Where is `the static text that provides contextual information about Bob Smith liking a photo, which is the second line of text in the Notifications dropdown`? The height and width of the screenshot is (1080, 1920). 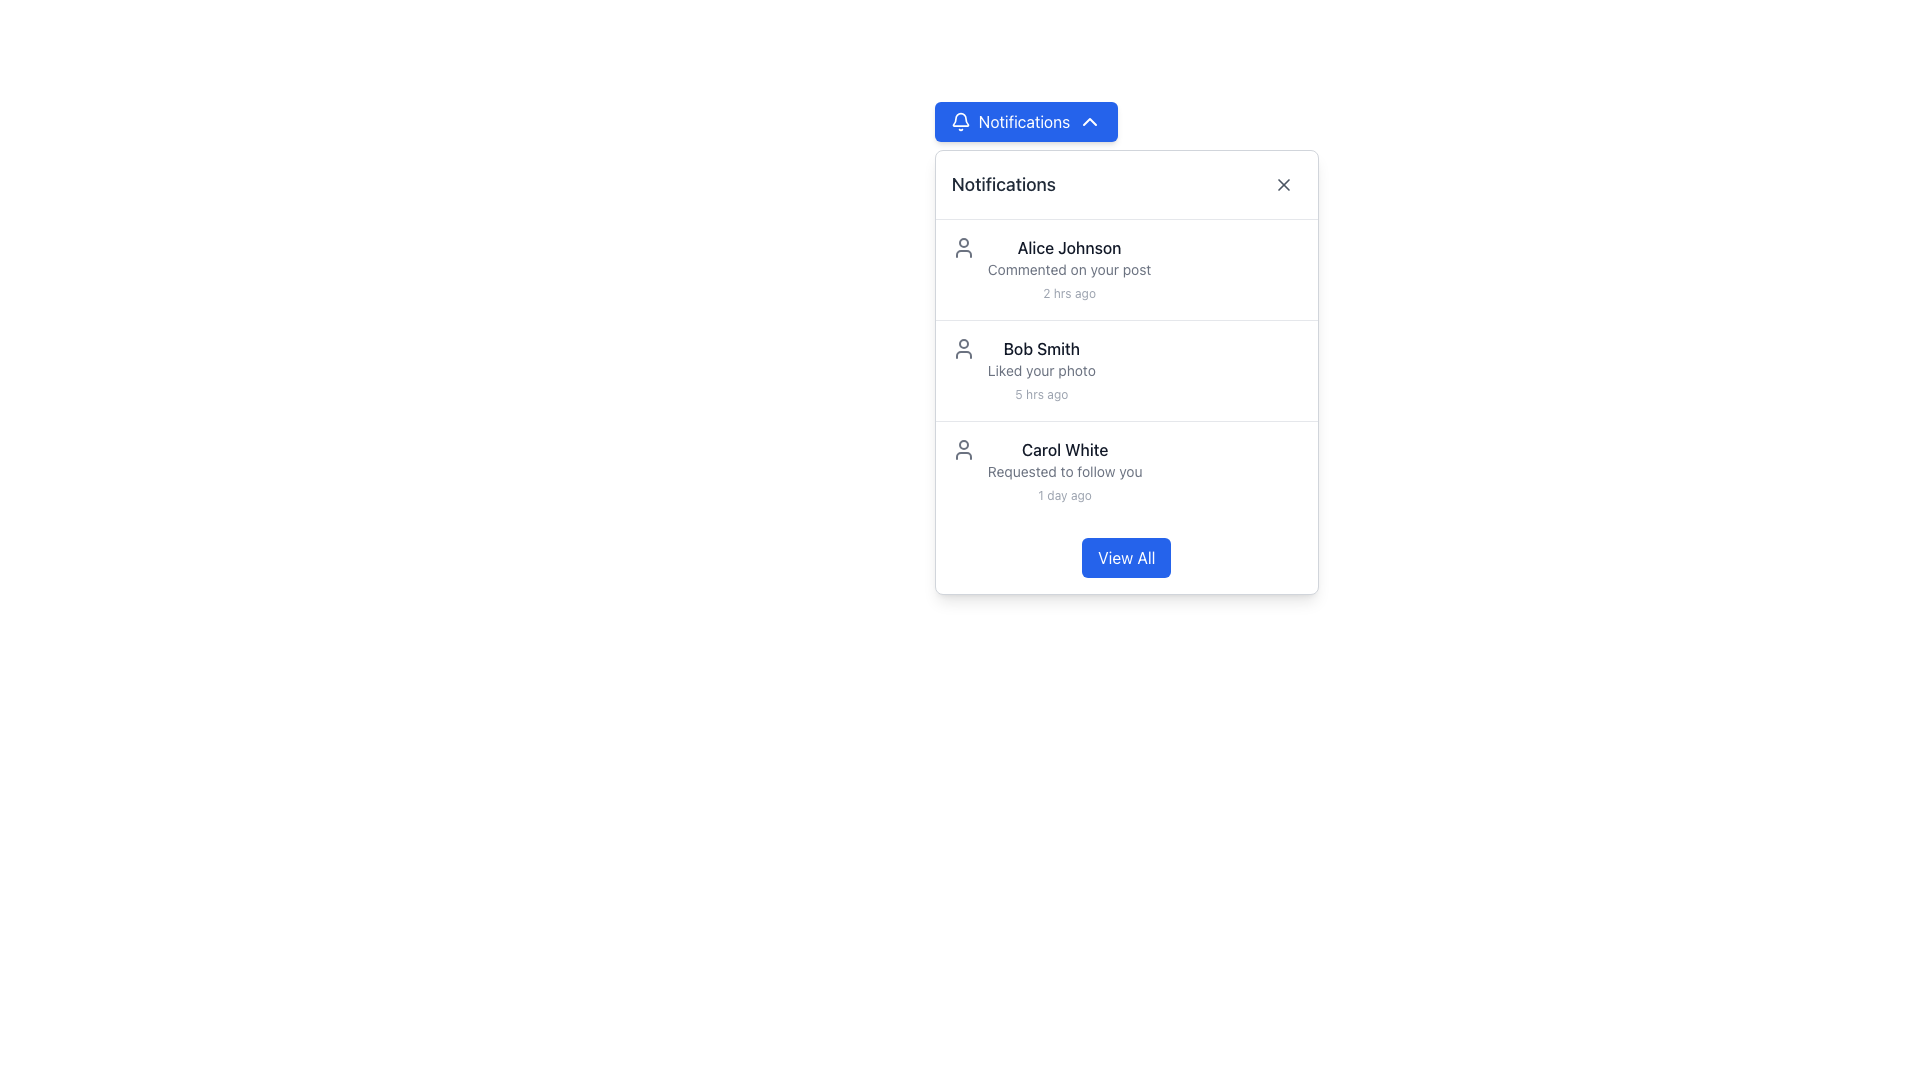 the static text that provides contextual information about Bob Smith liking a photo, which is the second line of text in the Notifications dropdown is located at coordinates (1040, 370).